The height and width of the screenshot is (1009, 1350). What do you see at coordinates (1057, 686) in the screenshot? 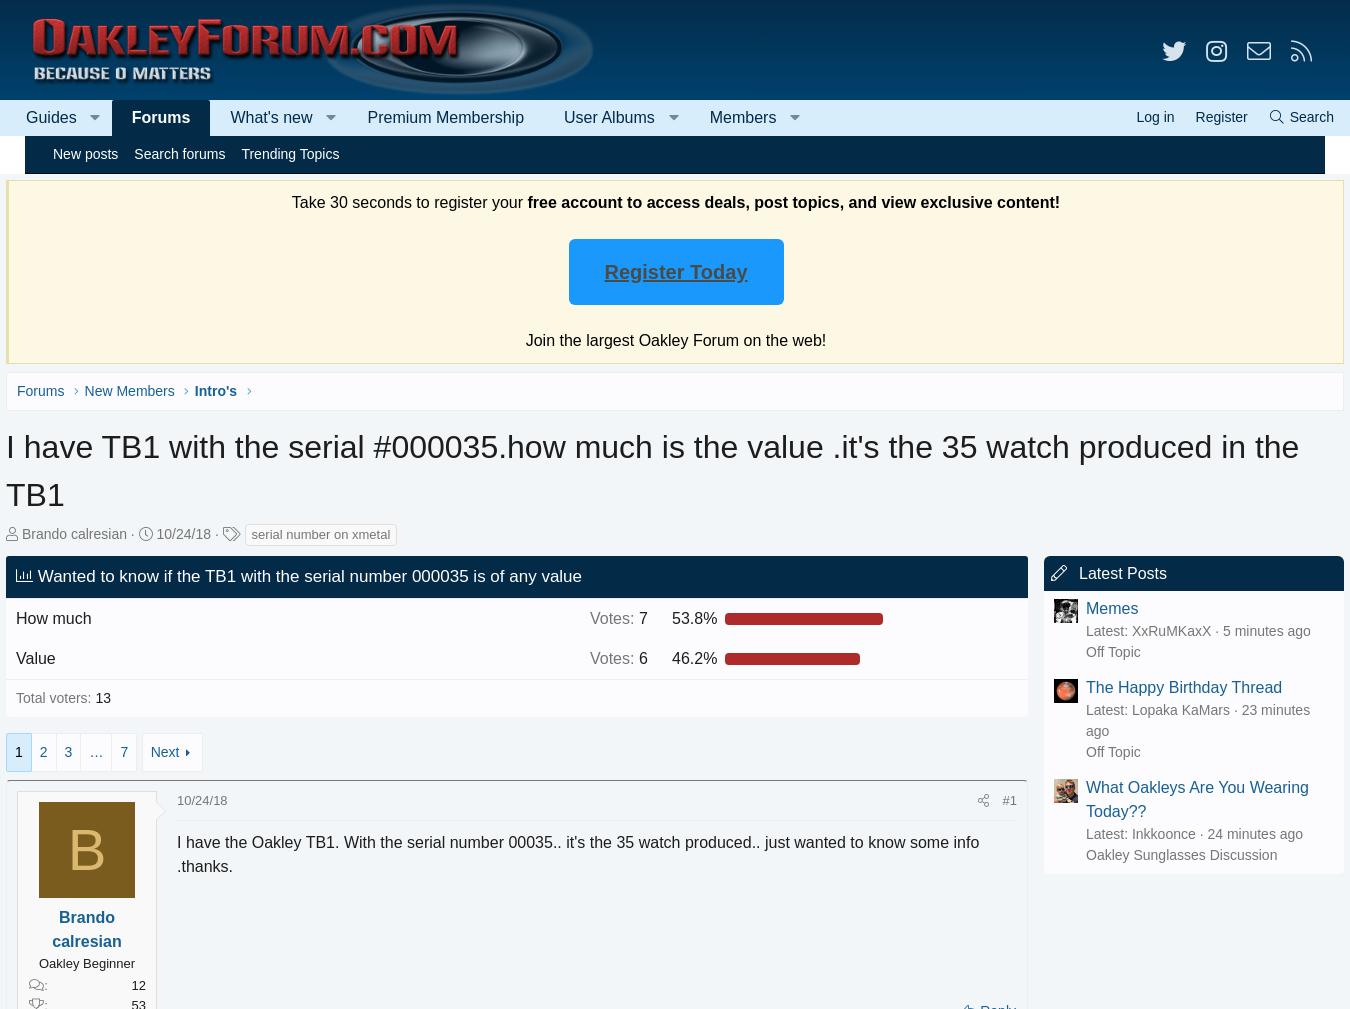
I see `'The Happy Birthday Thread'` at bounding box center [1057, 686].